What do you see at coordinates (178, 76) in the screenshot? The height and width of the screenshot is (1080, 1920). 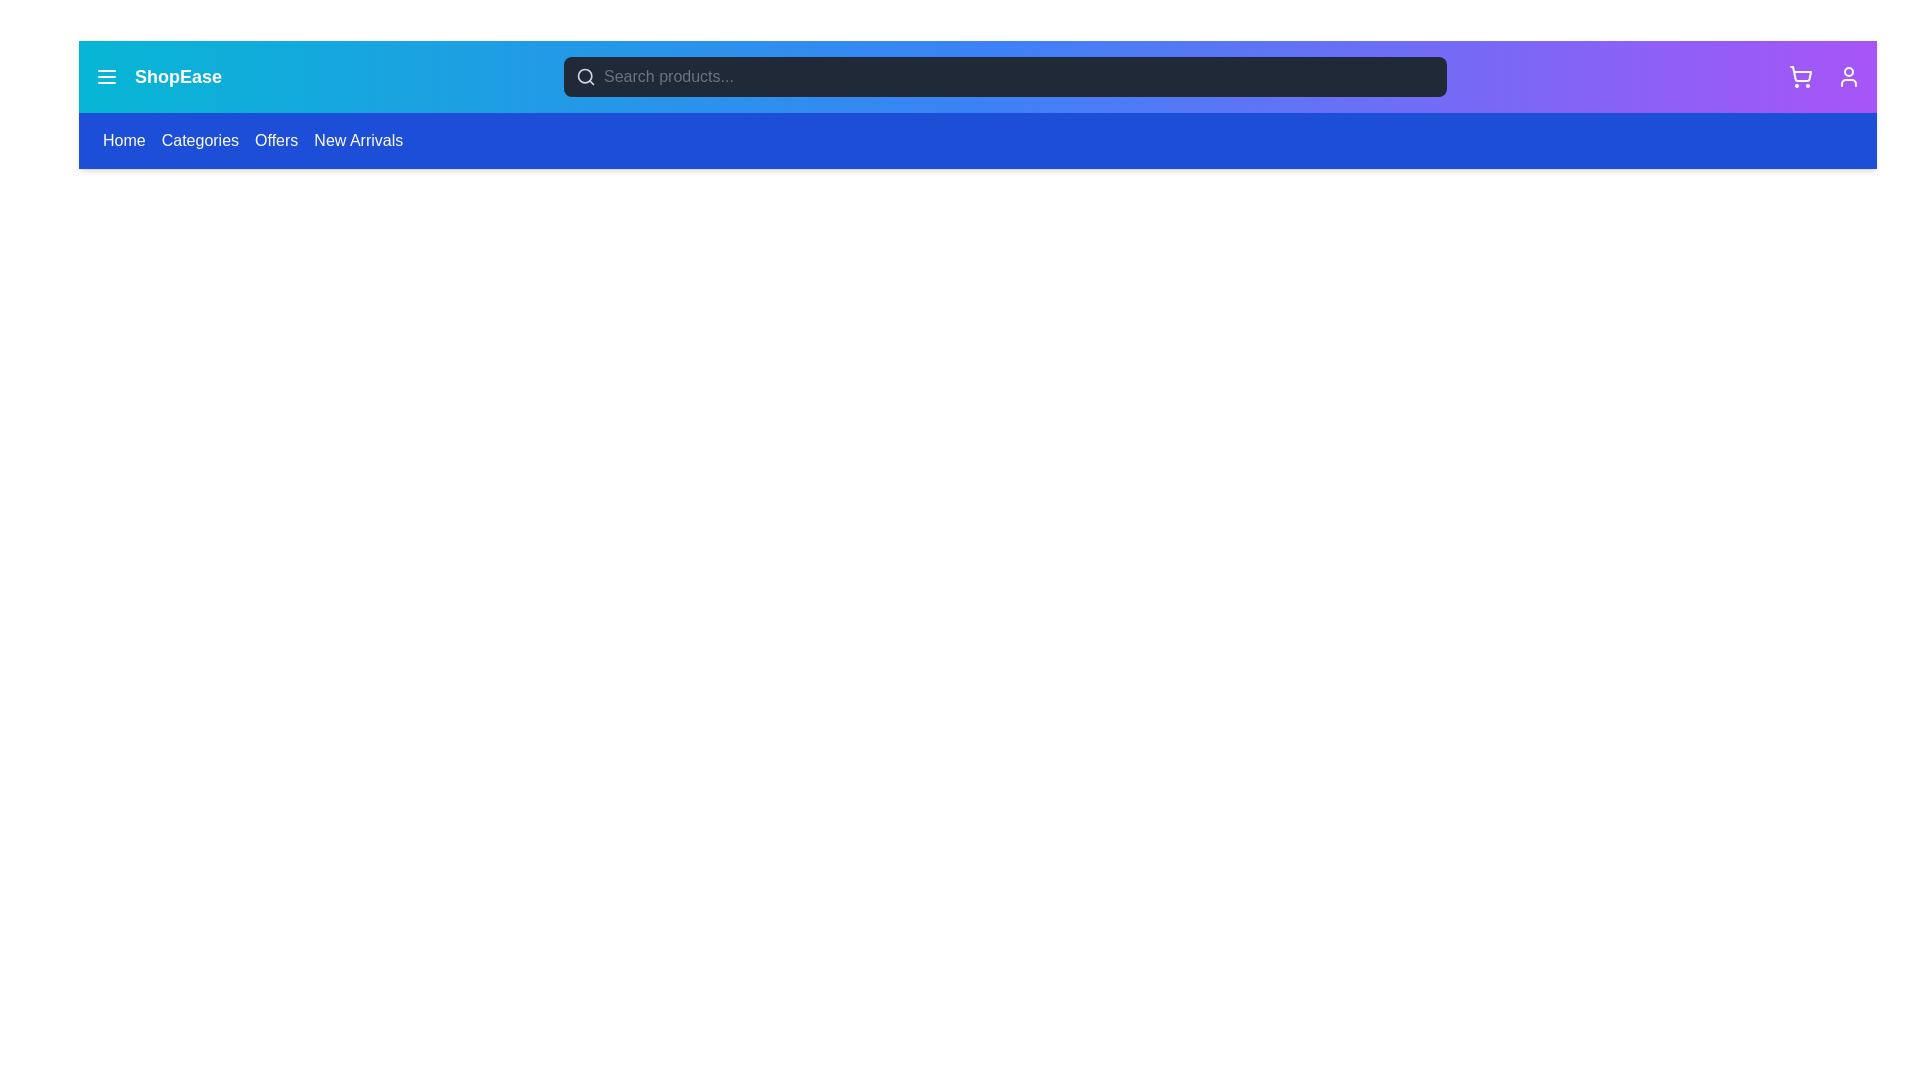 I see `the 'ShopEase' text label, which serves as the brand logo in the navigation bar, positioned to the right of the menu icon` at bounding box center [178, 76].